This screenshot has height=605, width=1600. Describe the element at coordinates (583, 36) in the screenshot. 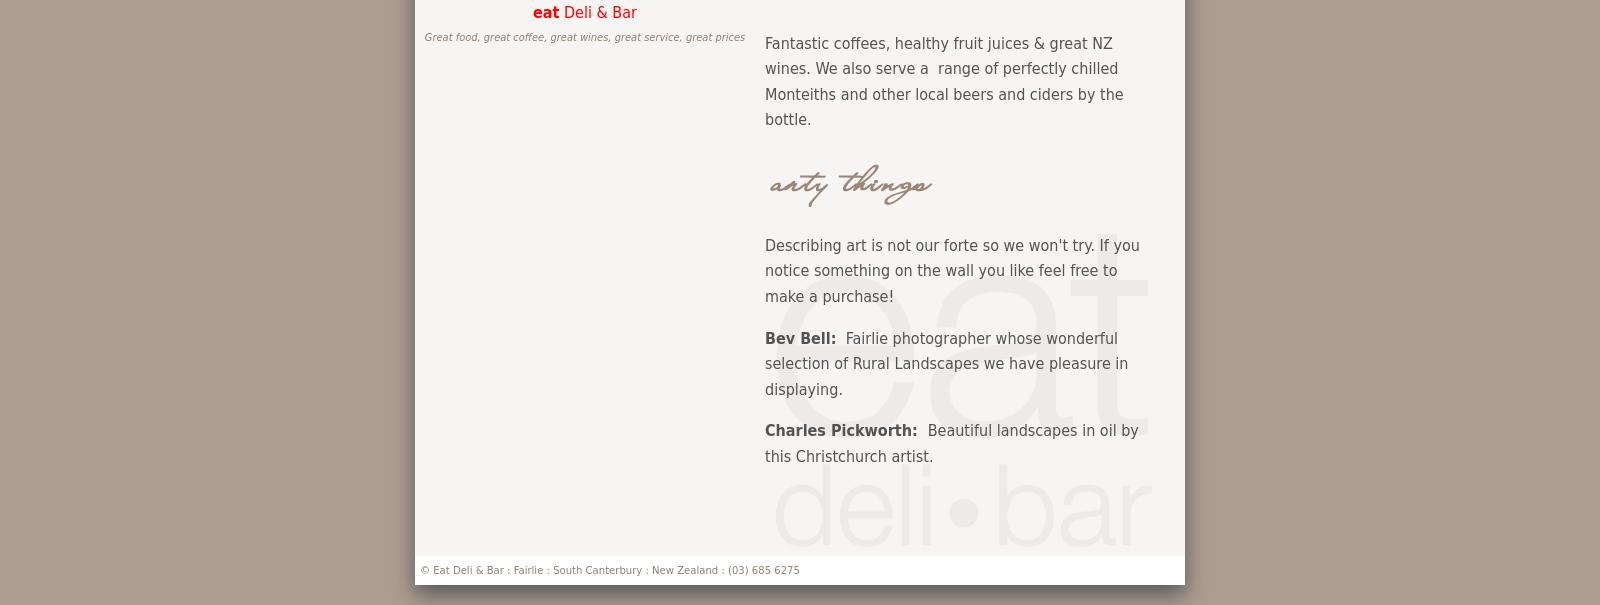

I see `'Great food, great coffee, great wines, great service, great prices'` at that location.